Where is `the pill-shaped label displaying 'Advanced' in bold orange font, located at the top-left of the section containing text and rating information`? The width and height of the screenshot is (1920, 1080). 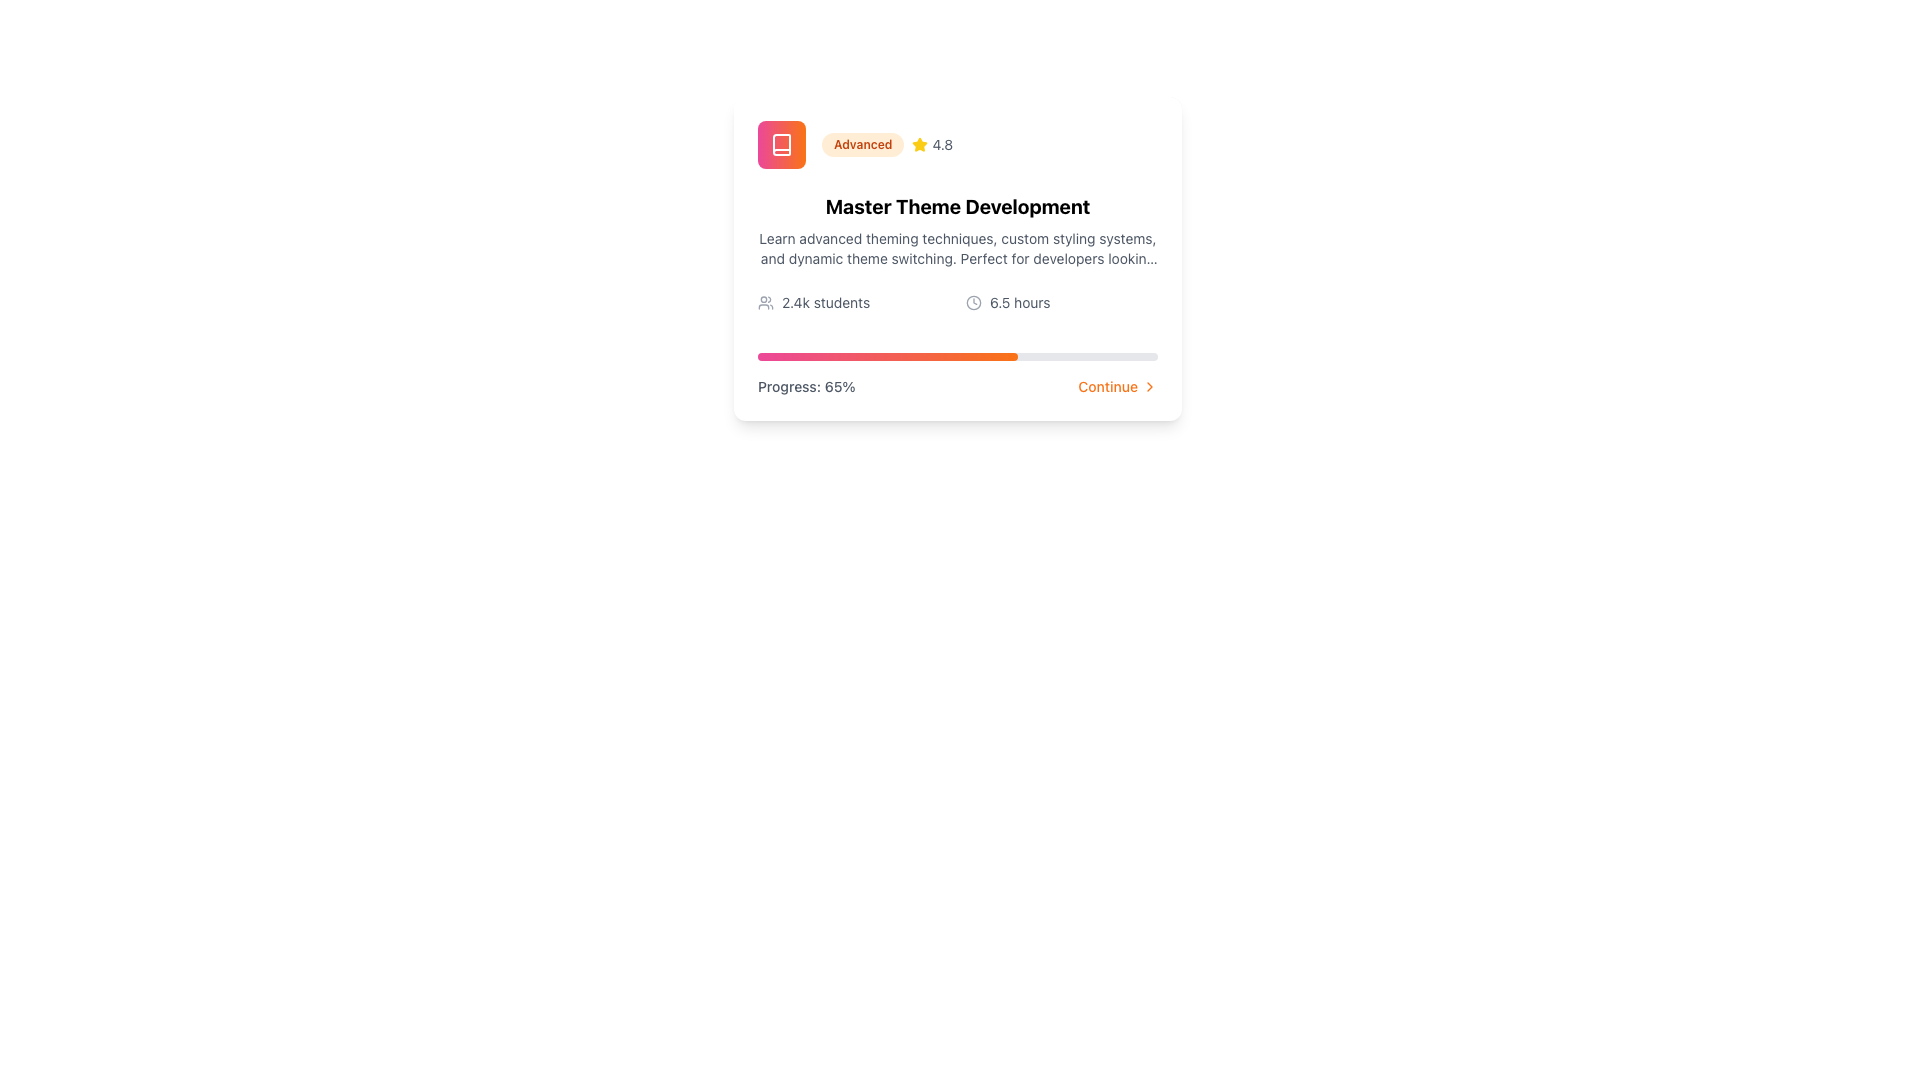 the pill-shaped label displaying 'Advanced' in bold orange font, located at the top-left of the section containing text and rating information is located at coordinates (863, 144).